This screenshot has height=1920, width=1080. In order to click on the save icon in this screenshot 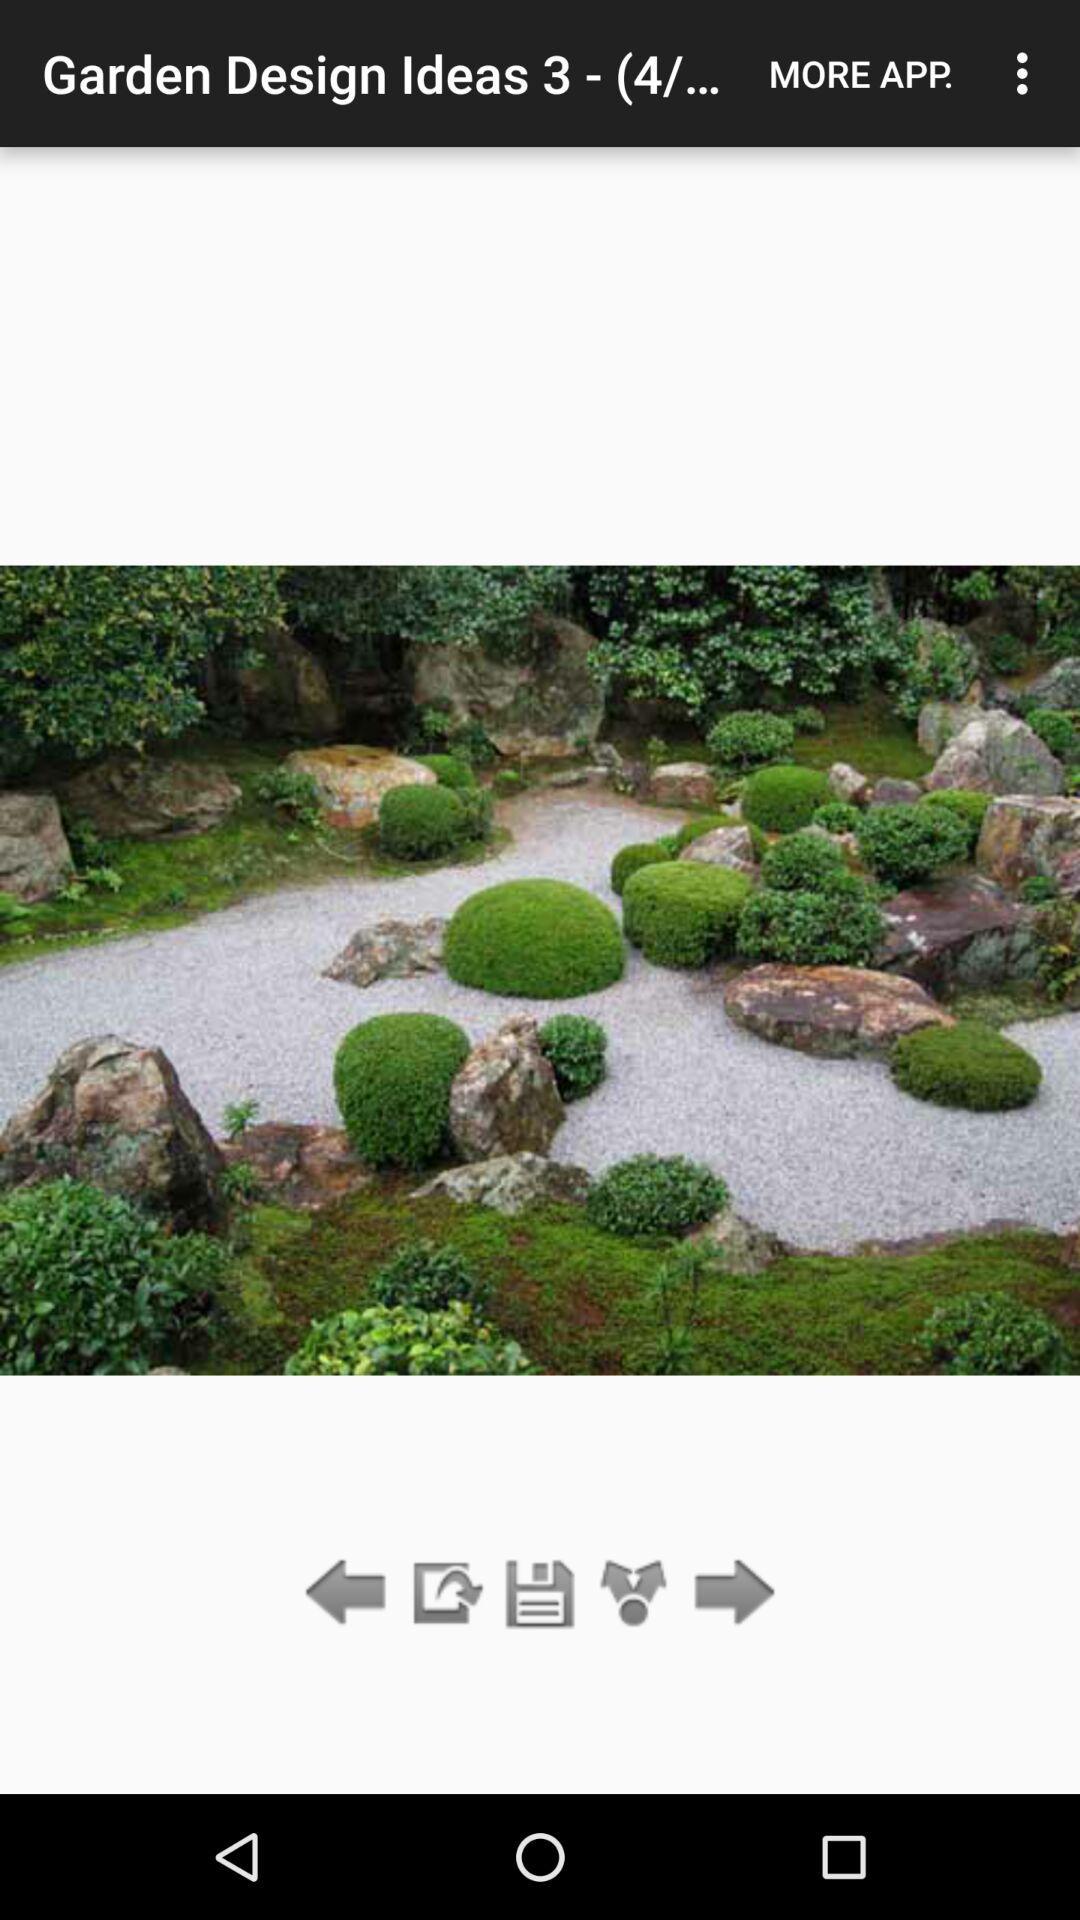, I will do `click(540, 1593)`.